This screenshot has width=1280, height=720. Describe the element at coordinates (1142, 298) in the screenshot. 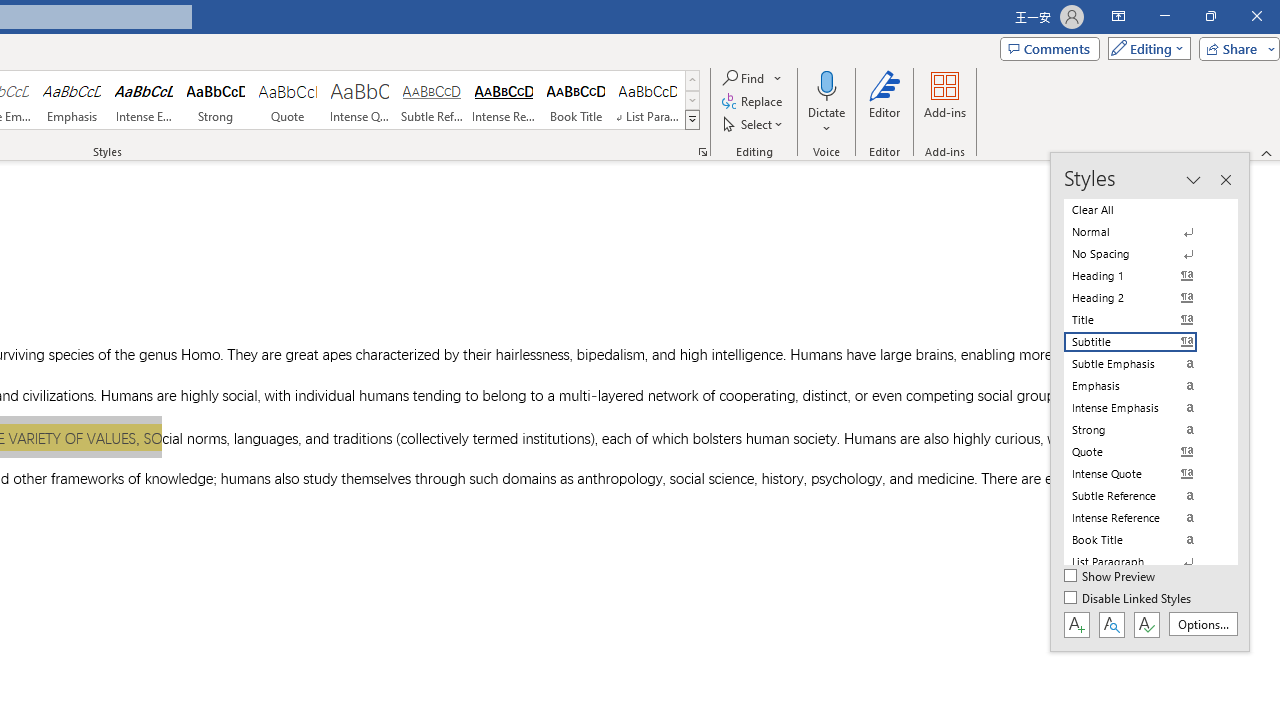

I see `'Heading 2'` at that location.